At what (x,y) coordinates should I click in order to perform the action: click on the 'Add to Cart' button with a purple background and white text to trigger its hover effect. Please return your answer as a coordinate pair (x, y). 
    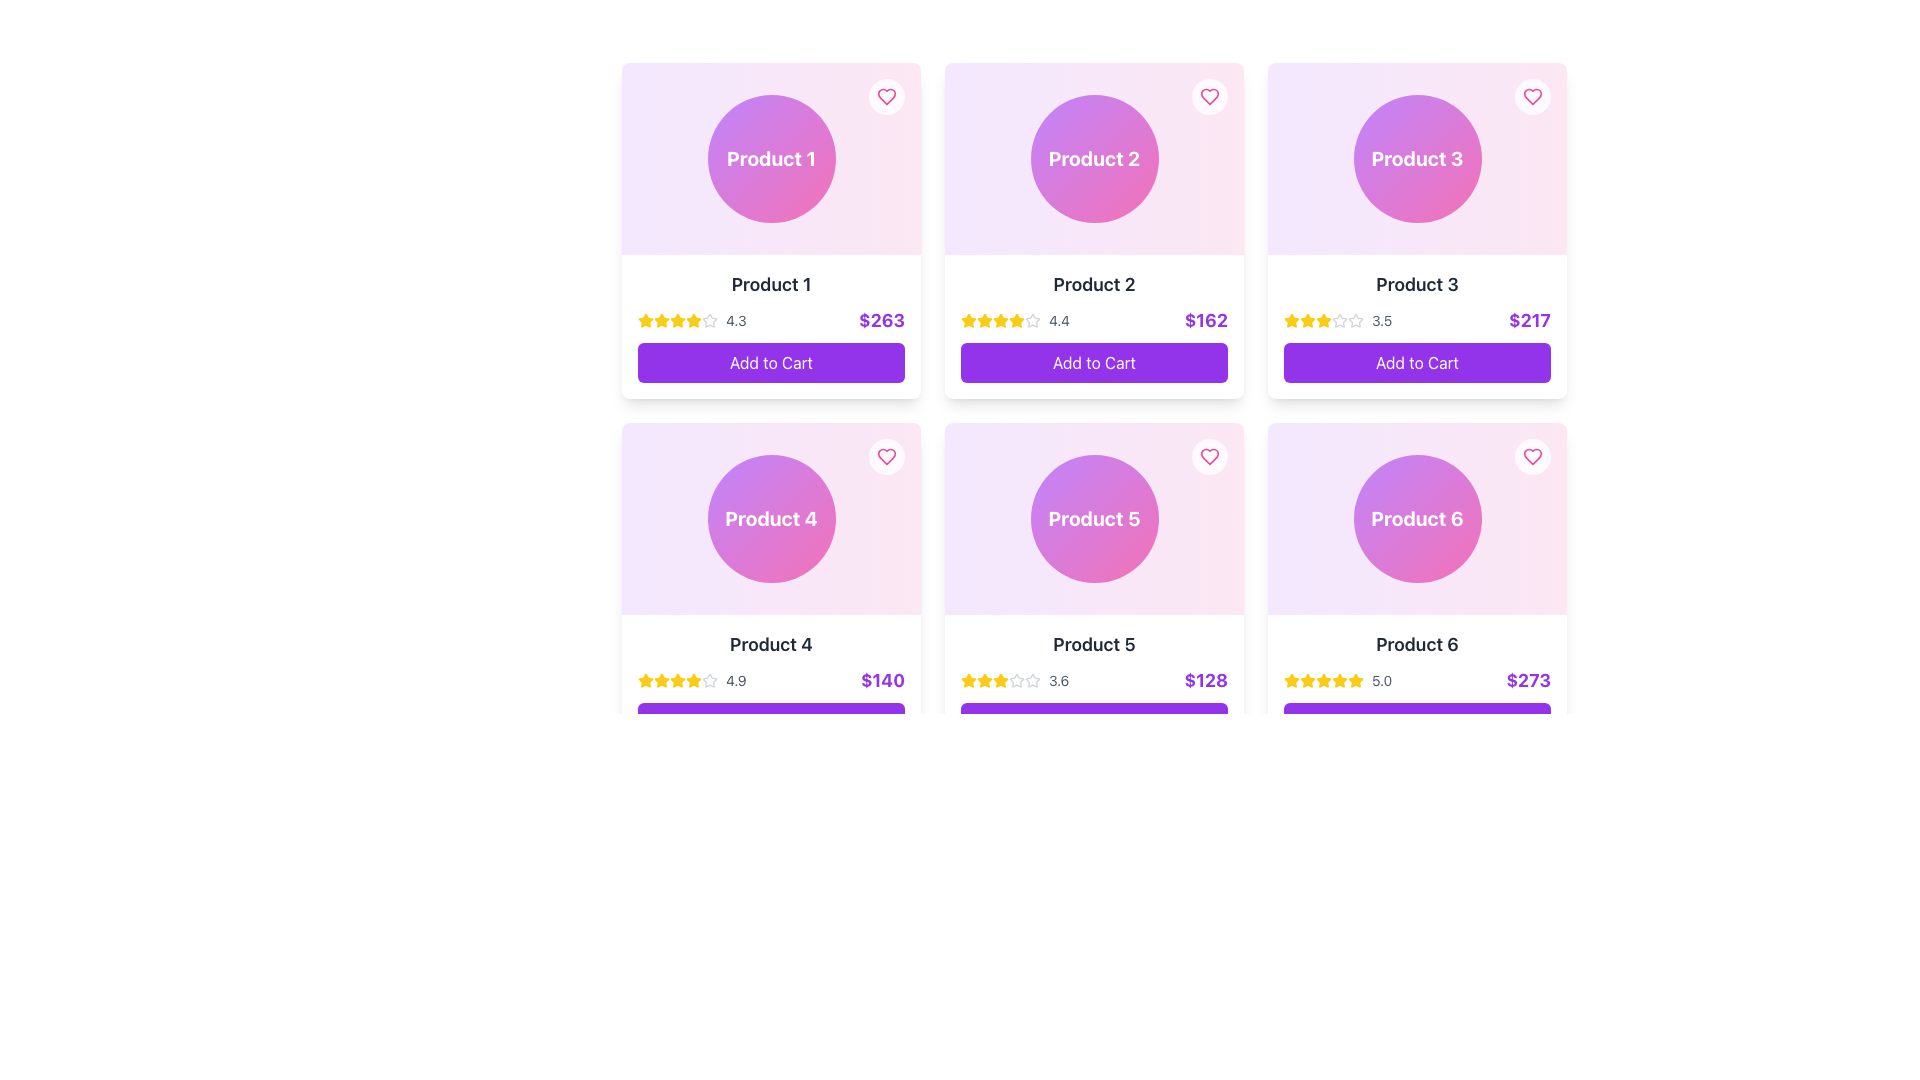
    Looking at the image, I should click on (1093, 362).